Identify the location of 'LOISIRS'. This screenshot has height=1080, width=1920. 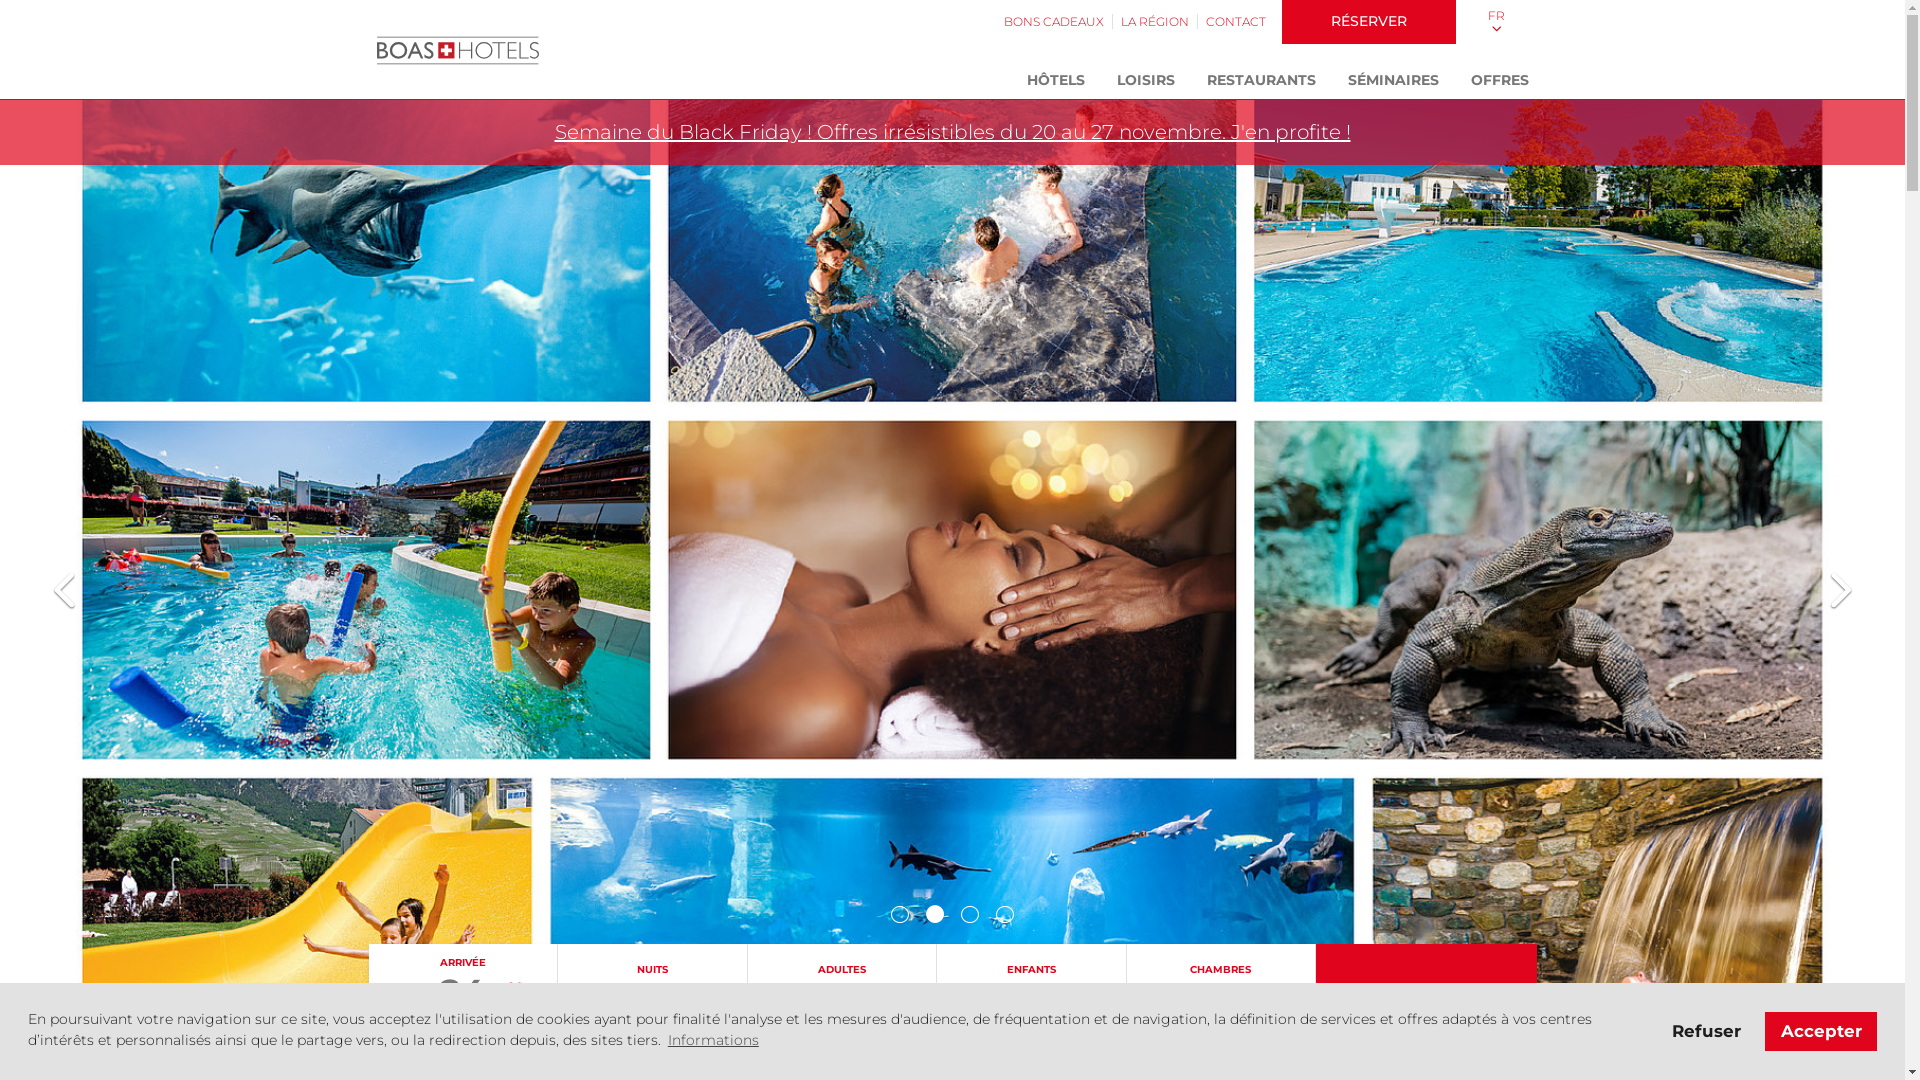
(1145, 80).